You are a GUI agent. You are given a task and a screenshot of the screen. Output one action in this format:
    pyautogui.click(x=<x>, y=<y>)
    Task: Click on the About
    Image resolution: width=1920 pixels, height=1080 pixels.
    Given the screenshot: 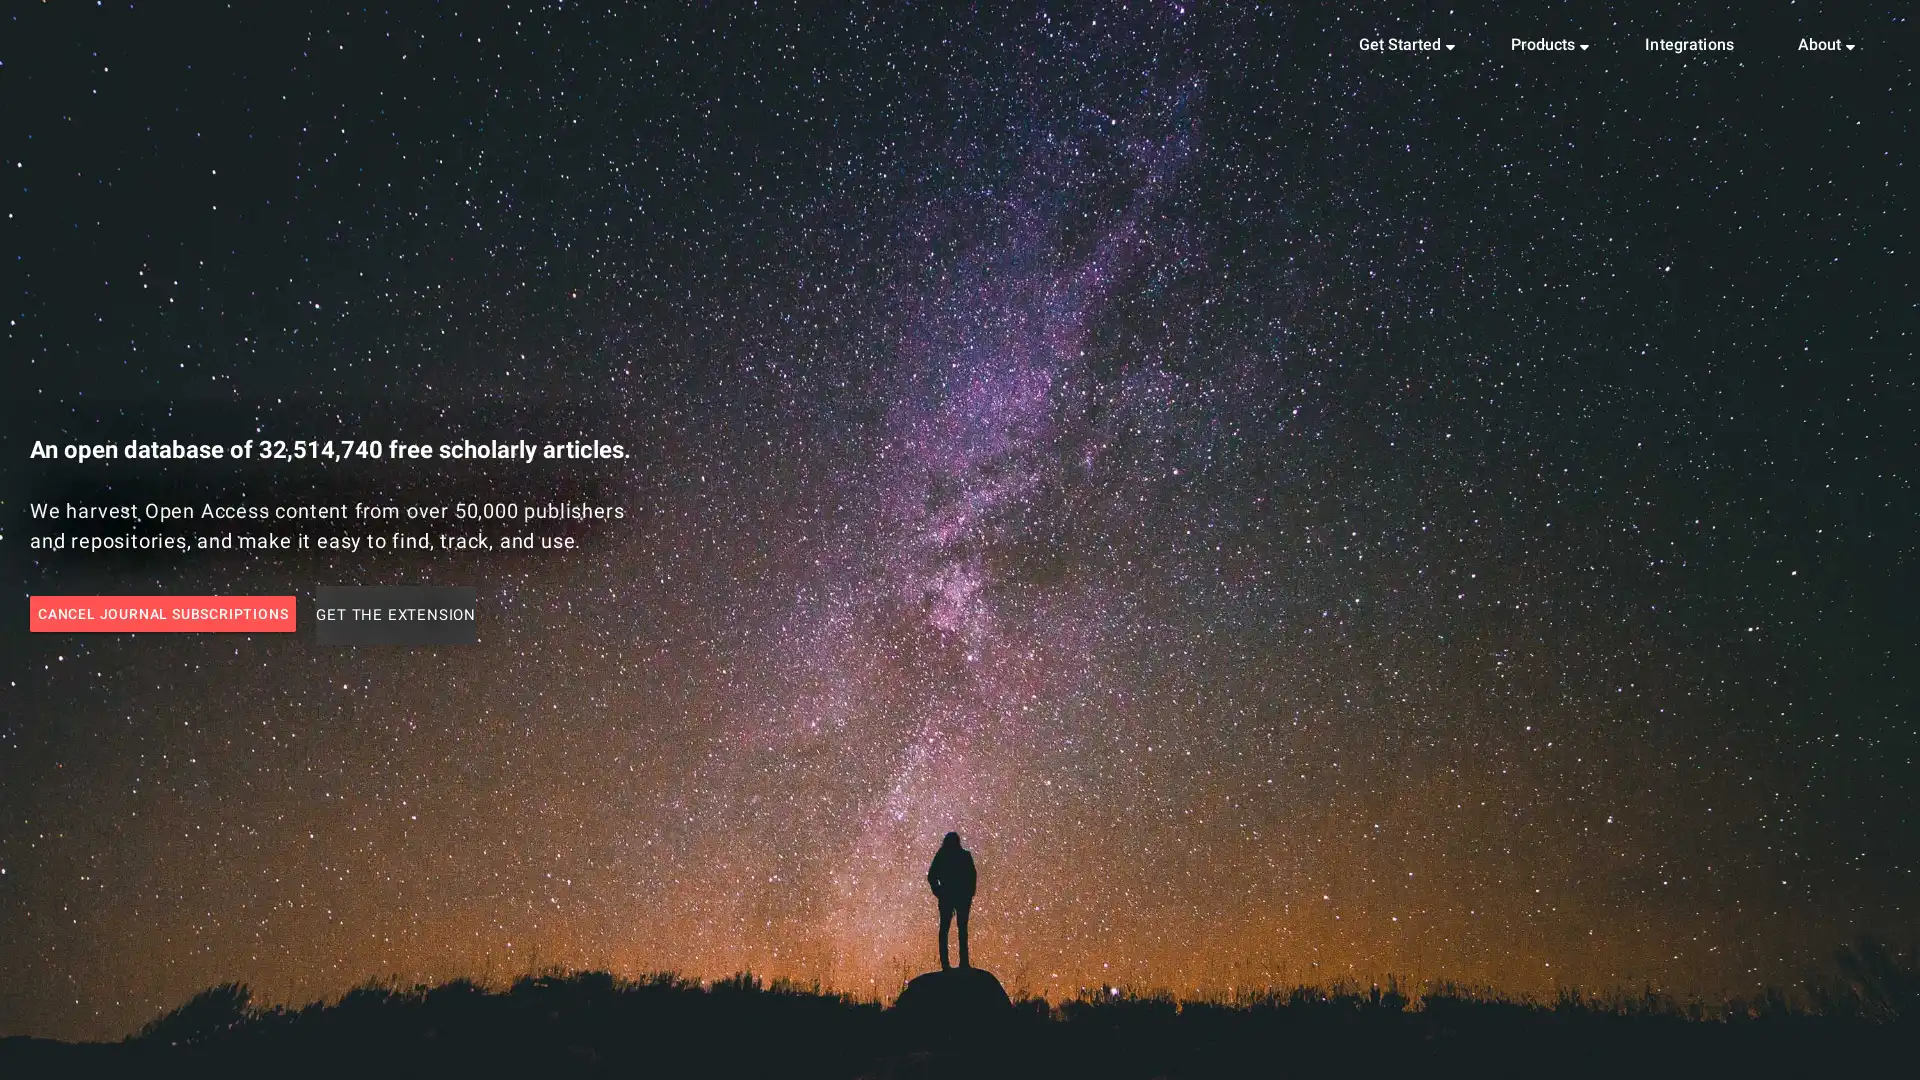 What is the action you would take?
    pyautogui.click(x=1825, y=43)
    